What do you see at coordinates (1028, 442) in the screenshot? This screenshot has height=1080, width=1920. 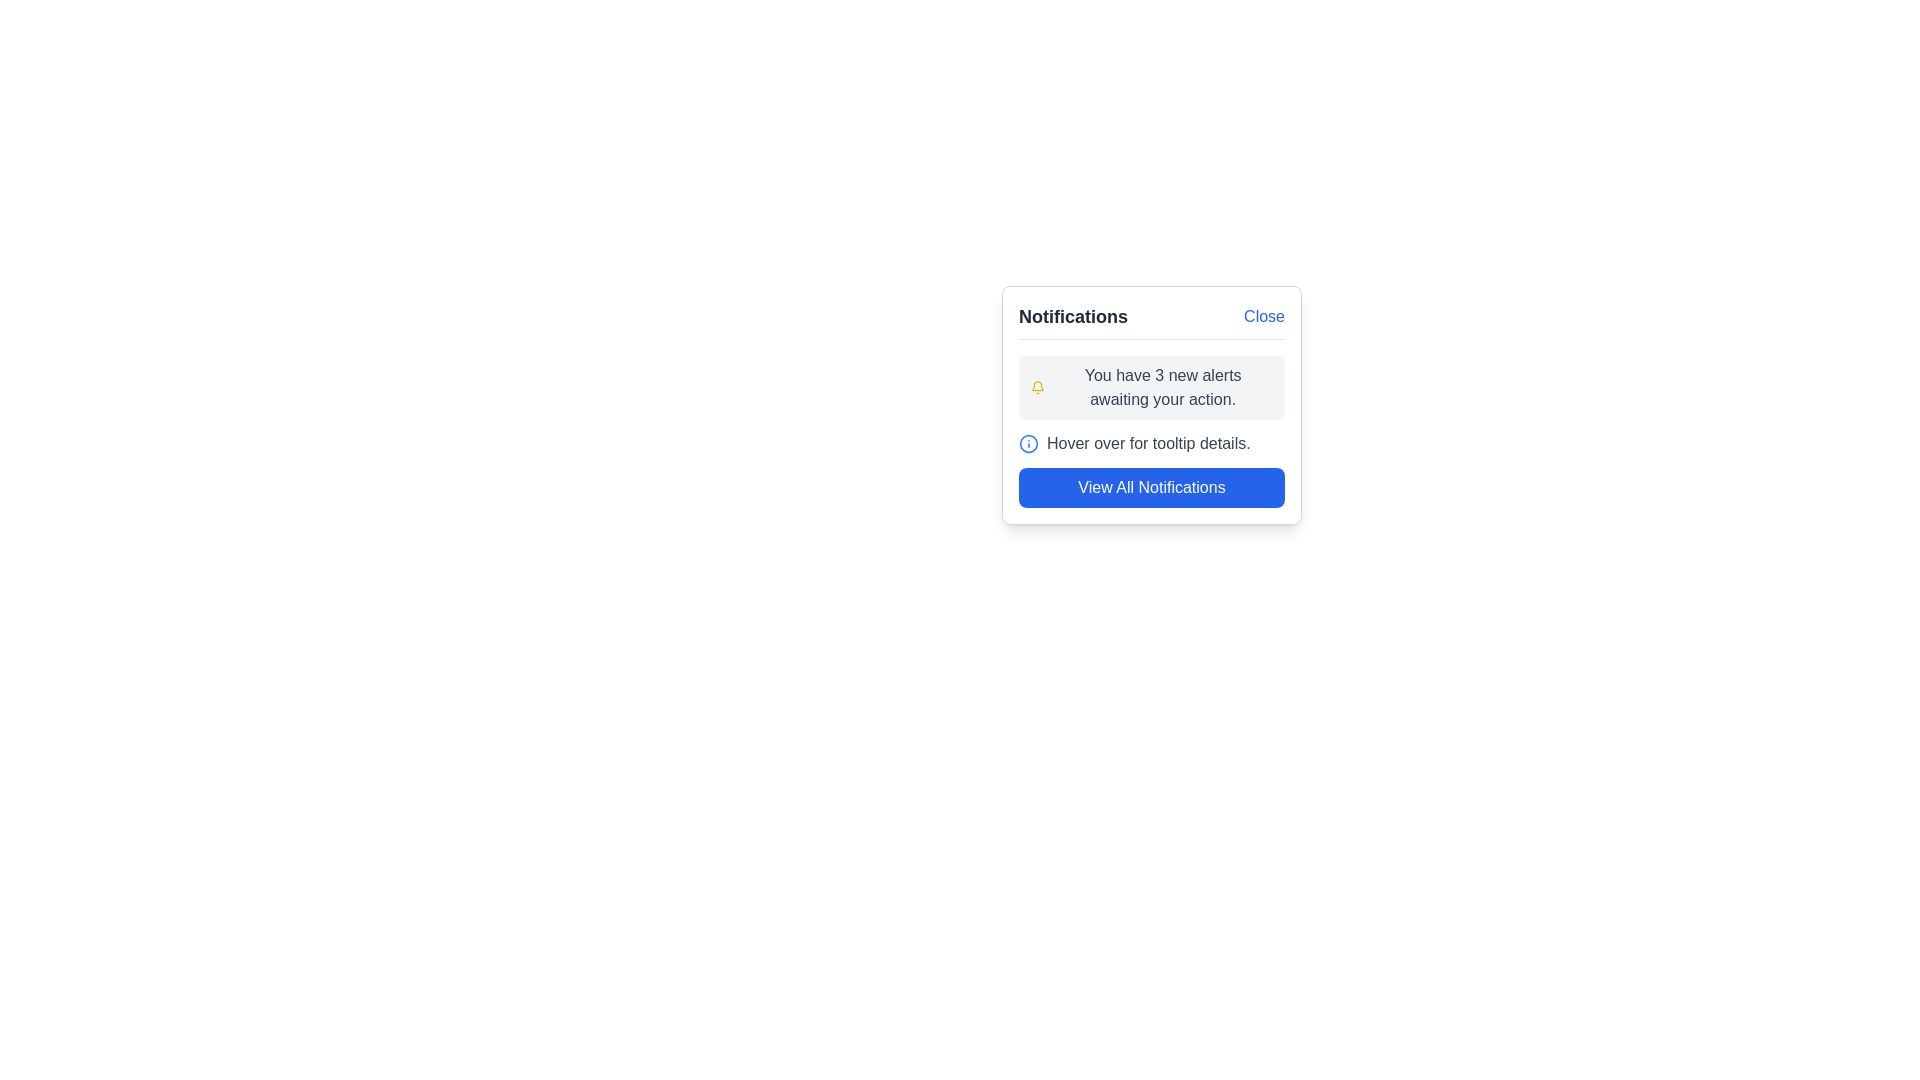 I see `the circular icon with a blue stroke outline located in the second item of the notification list, next to the descriptive text 'Hover over for tooltip details.'` at bounding box center [1028, 442].